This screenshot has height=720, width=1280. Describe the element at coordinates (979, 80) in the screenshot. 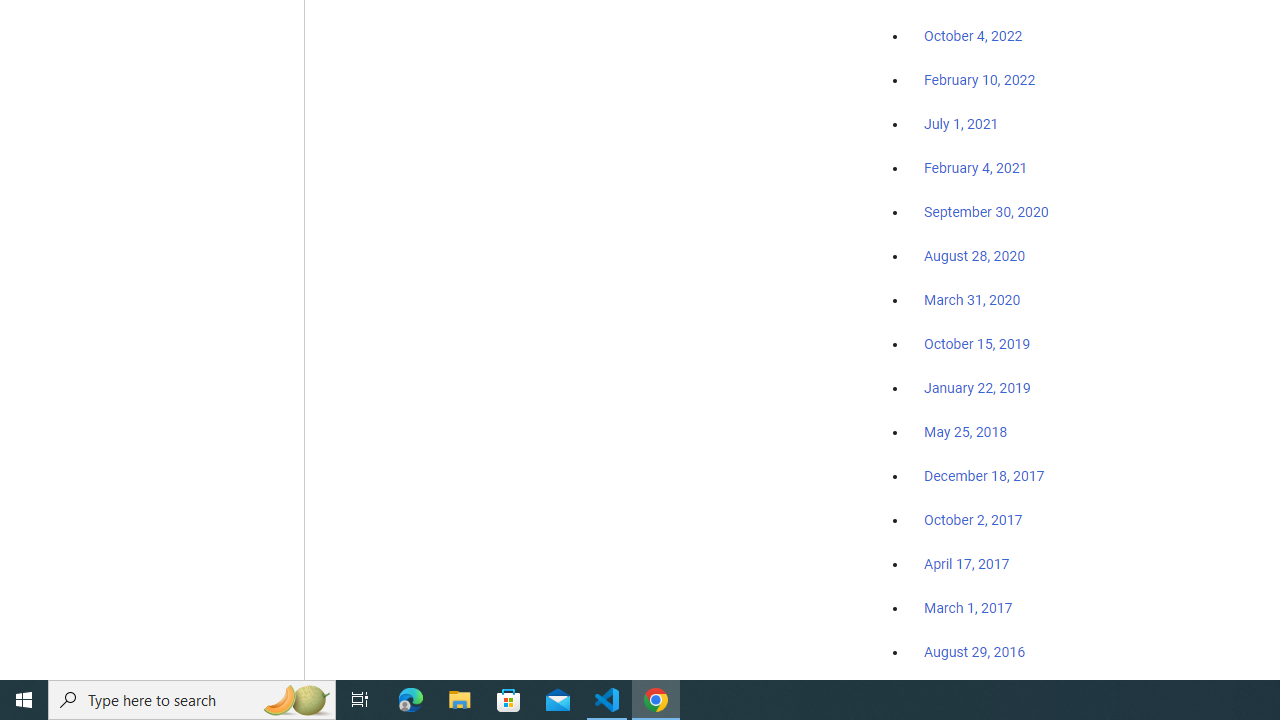

I see `'February 10, 2022'` at that location.